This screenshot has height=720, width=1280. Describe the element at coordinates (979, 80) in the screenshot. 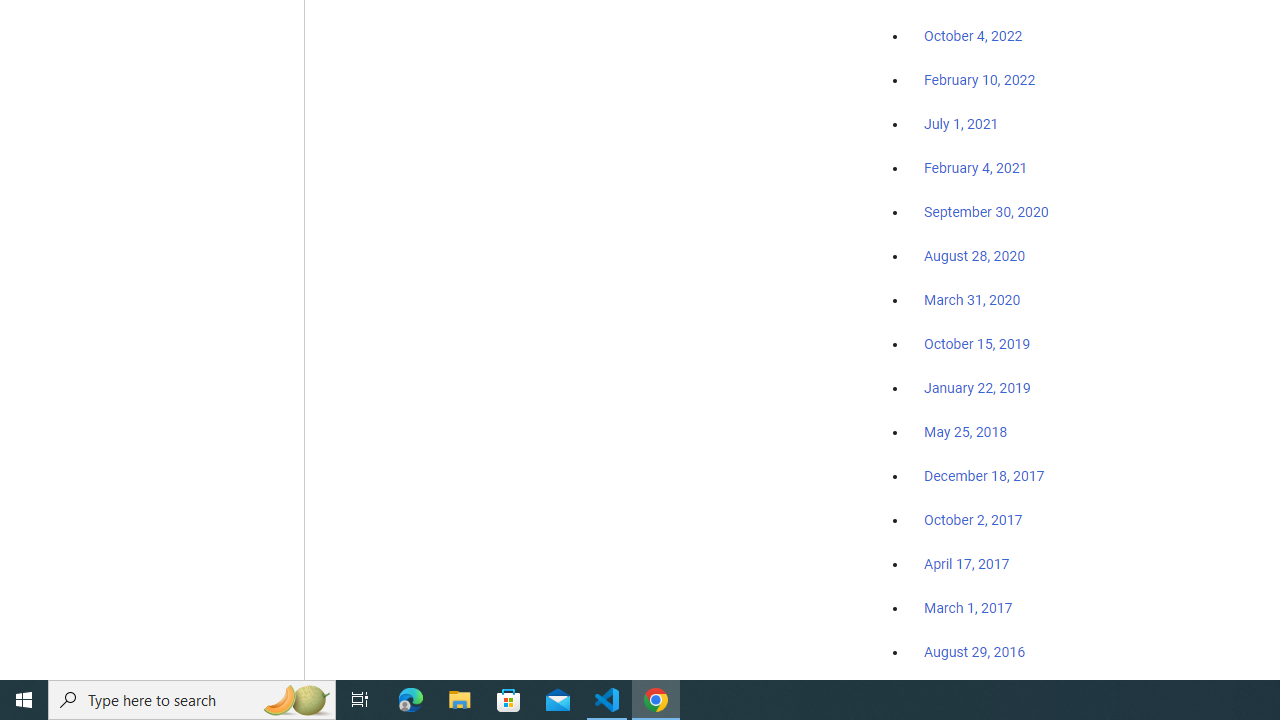

I see `'February 10, 2022'` at that location.